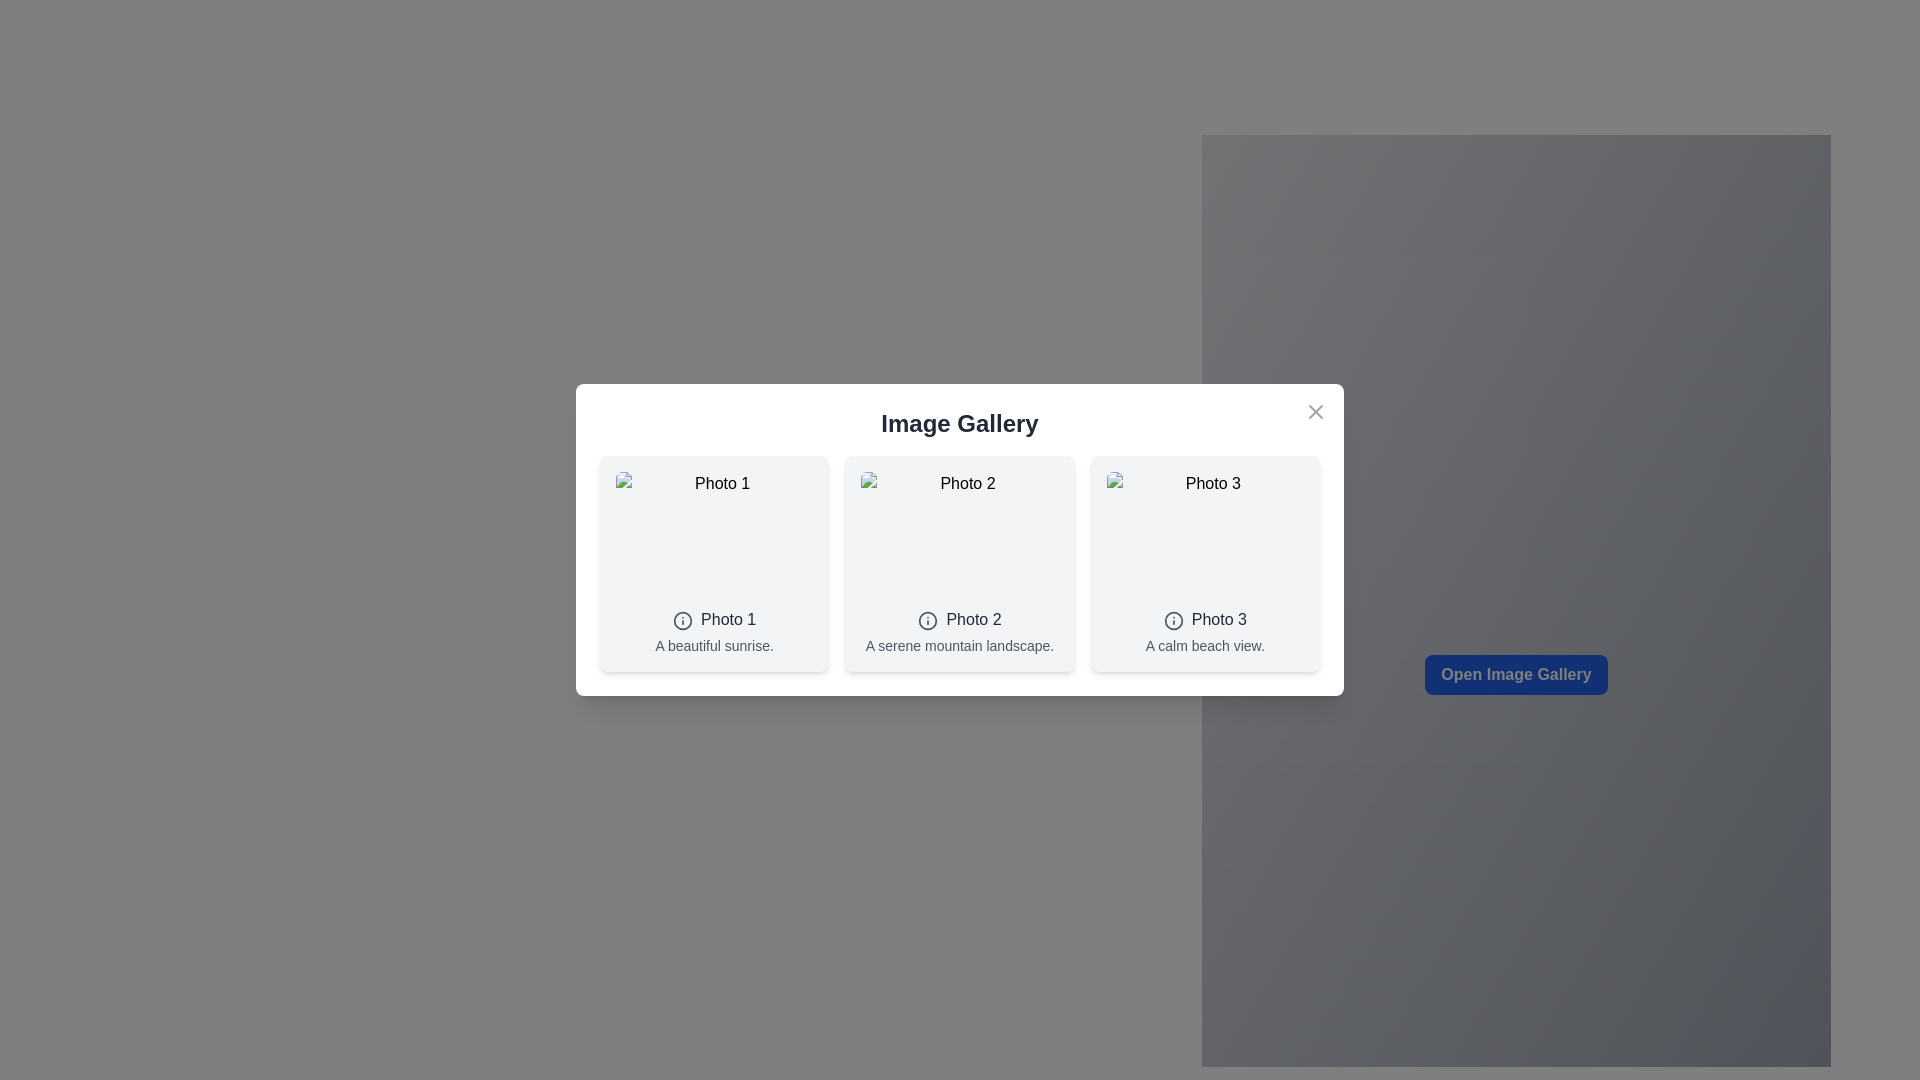 This screenshot has height=1080, width=1920. Describe the element at coordinates (960, 540) in the screenshot. I see `a photo element within the centered modal popup card titled 'Image Gallery' that contains three photo cards` at that location.